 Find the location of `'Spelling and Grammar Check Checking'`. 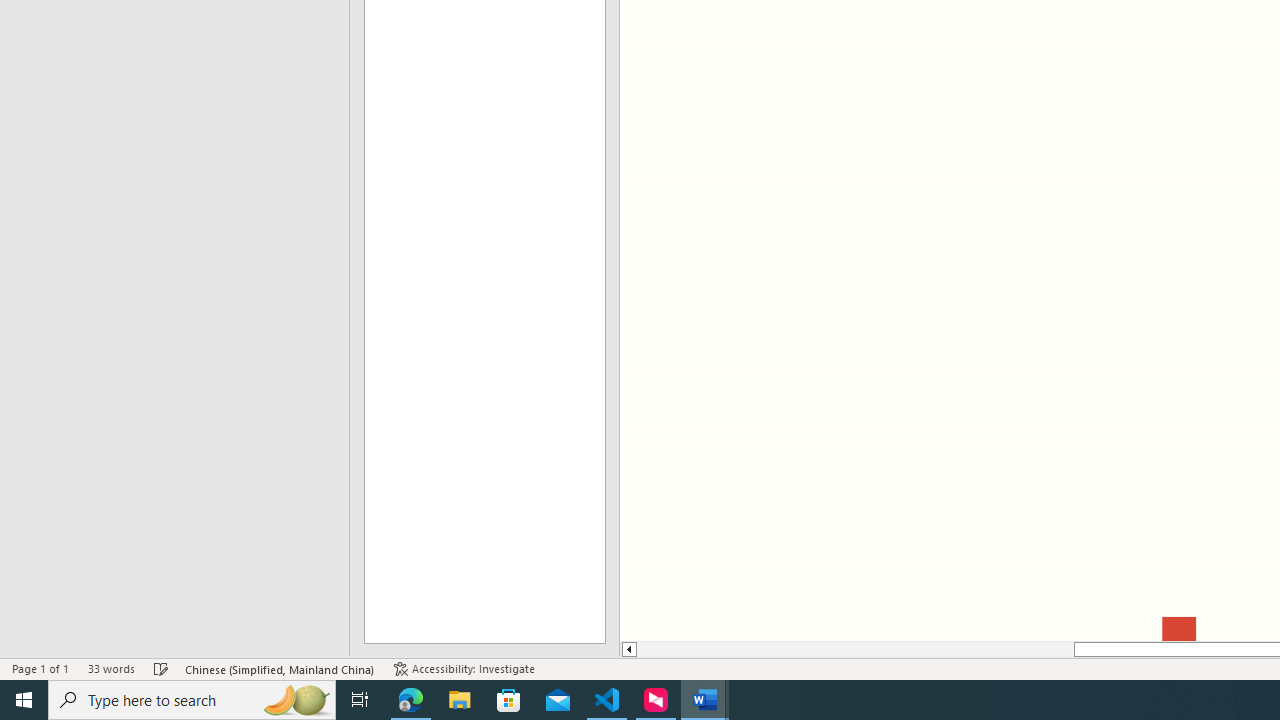

'Spelling and Grammar Check Checking' is located at coordinates (161, 669).